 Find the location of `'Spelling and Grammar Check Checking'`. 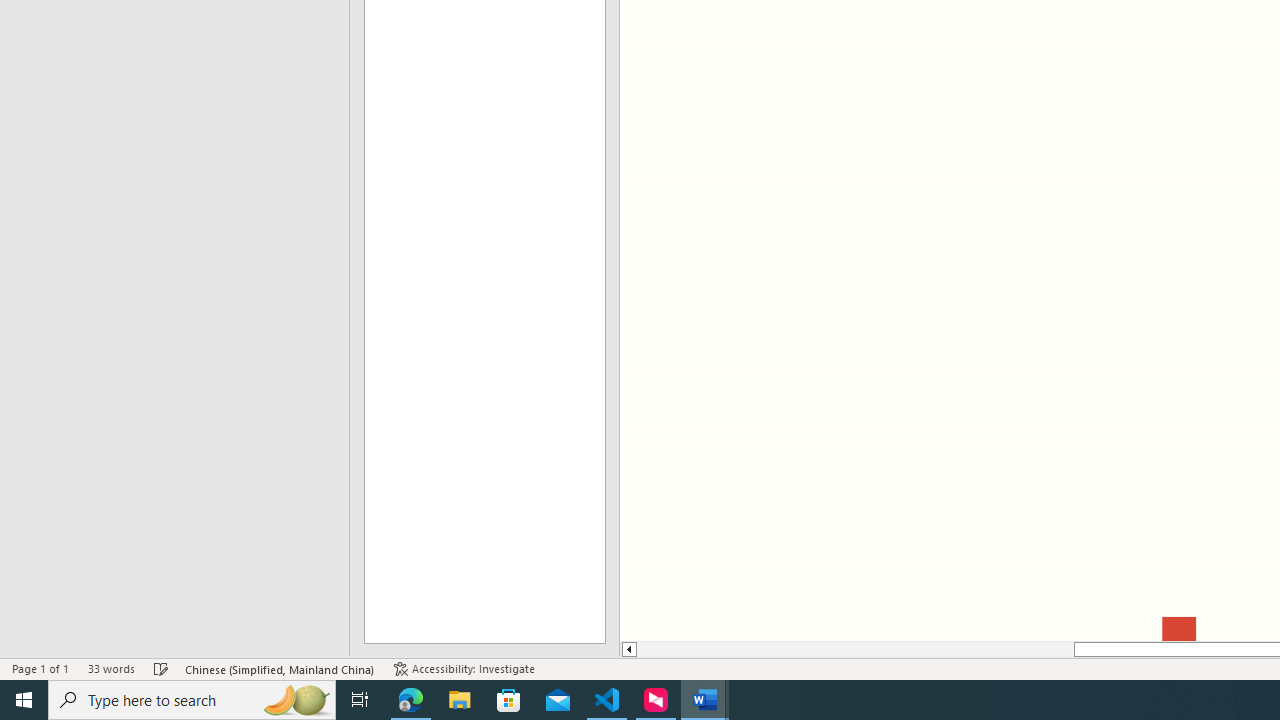

'Spelling and Grammar Check Checking' is located at coordinates (161, 669).